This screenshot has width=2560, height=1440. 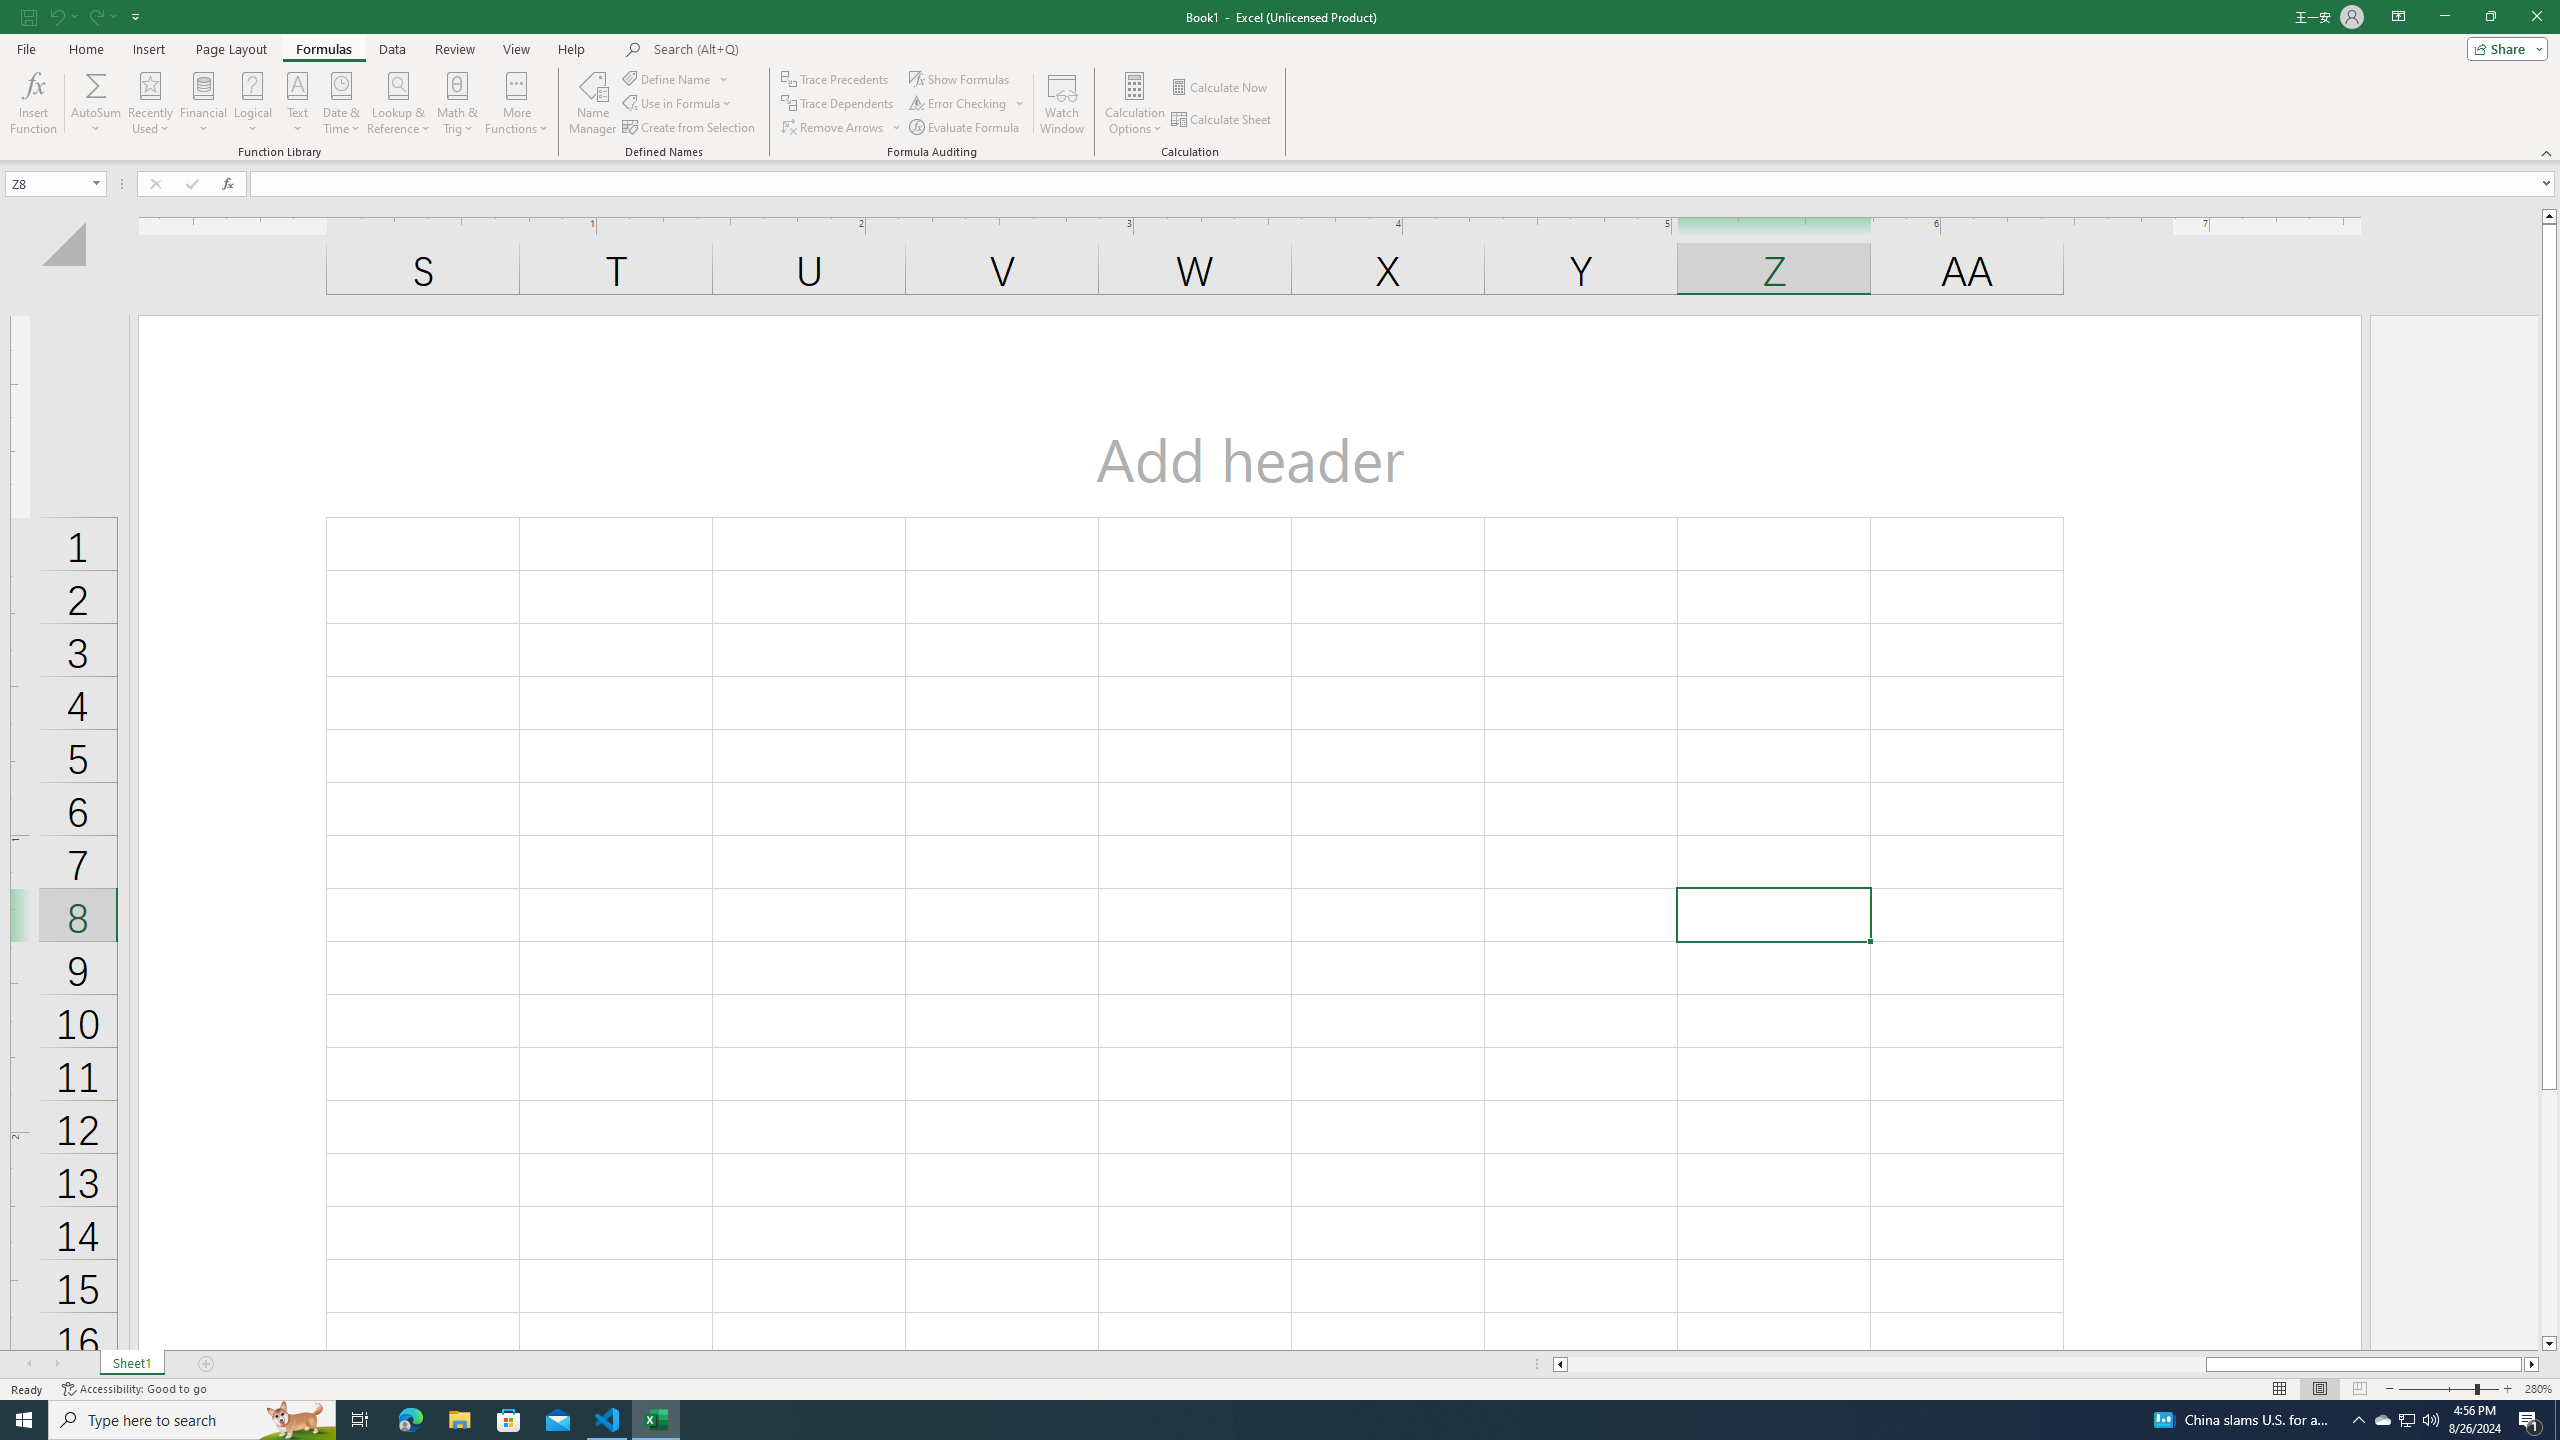 What do you see at coordinates (341, 103) in the screenshot?
I see `'Date & Time'` at bounding box center [341, 103].